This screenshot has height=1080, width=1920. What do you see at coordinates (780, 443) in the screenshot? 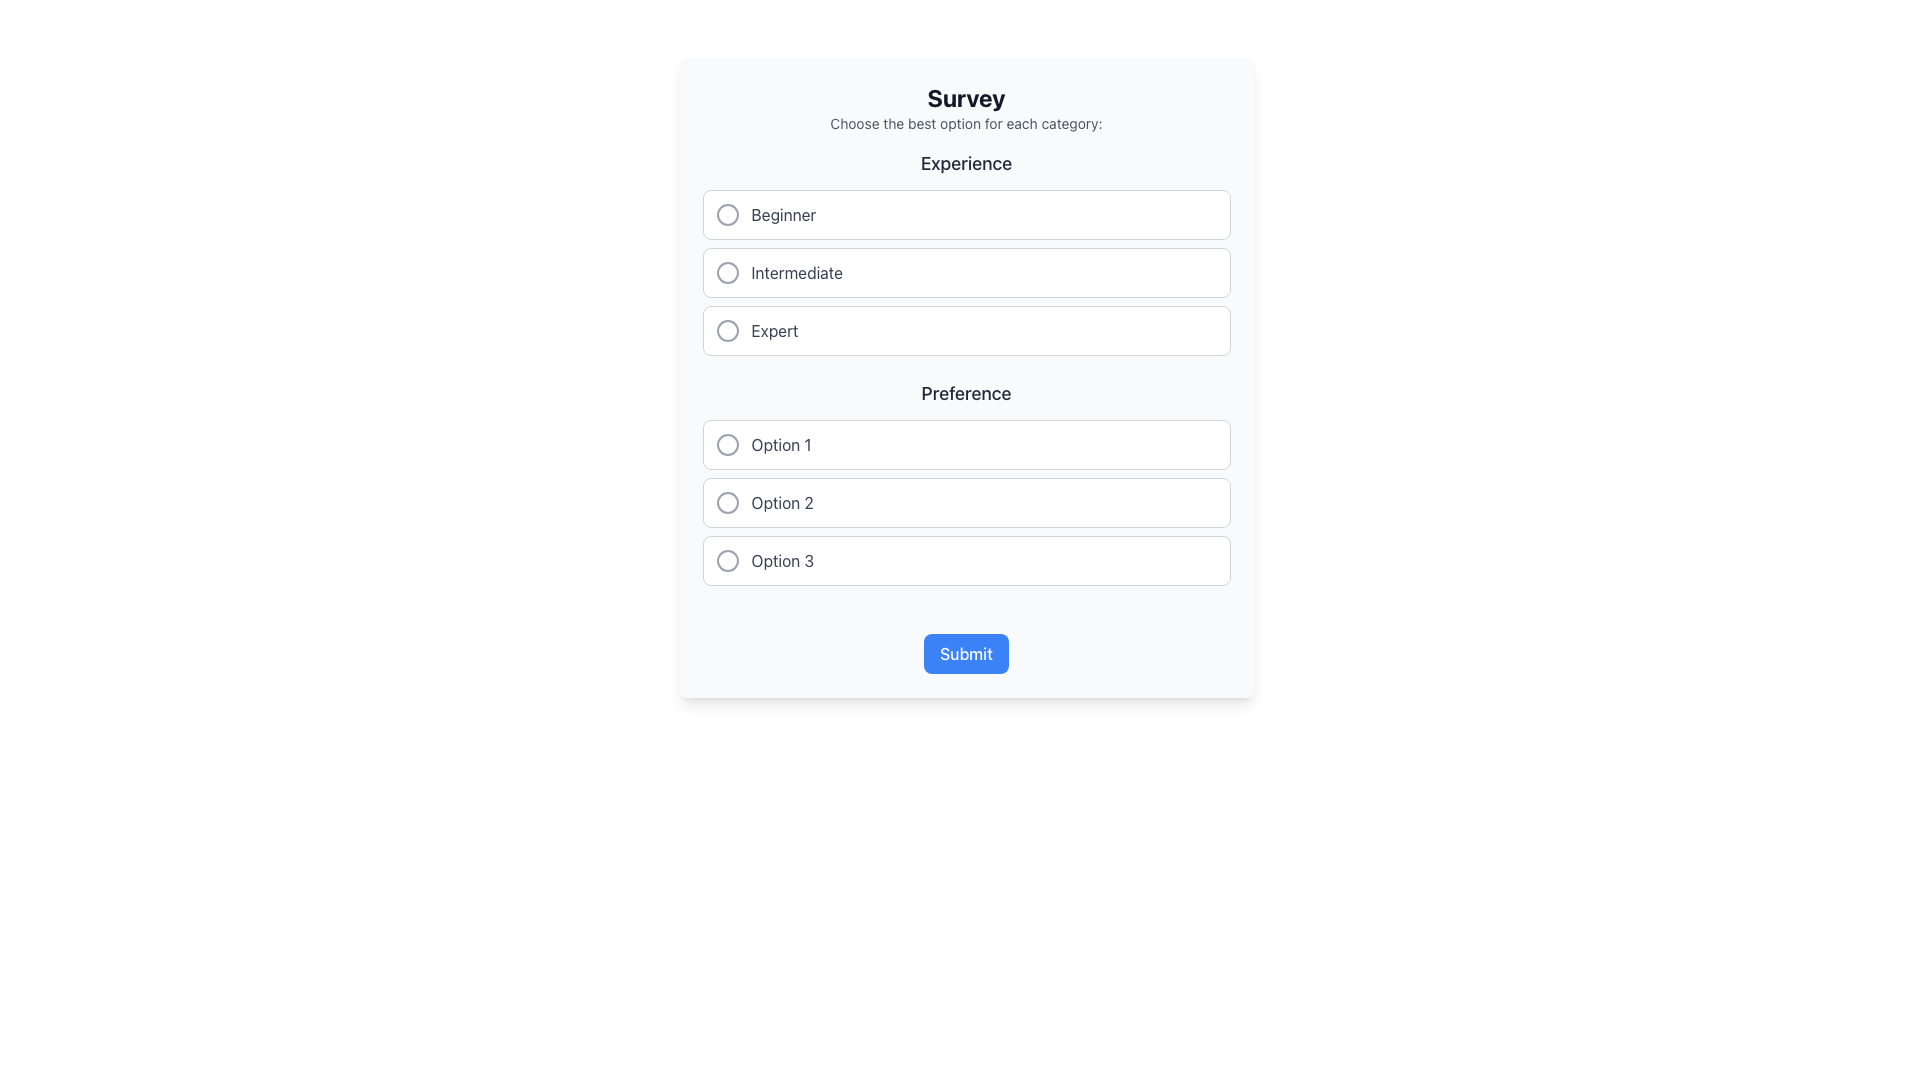
I see `text from the Text Label element displaying 'Option 1' in the 'Preference' section of the form` at bounding box center [780, 443].